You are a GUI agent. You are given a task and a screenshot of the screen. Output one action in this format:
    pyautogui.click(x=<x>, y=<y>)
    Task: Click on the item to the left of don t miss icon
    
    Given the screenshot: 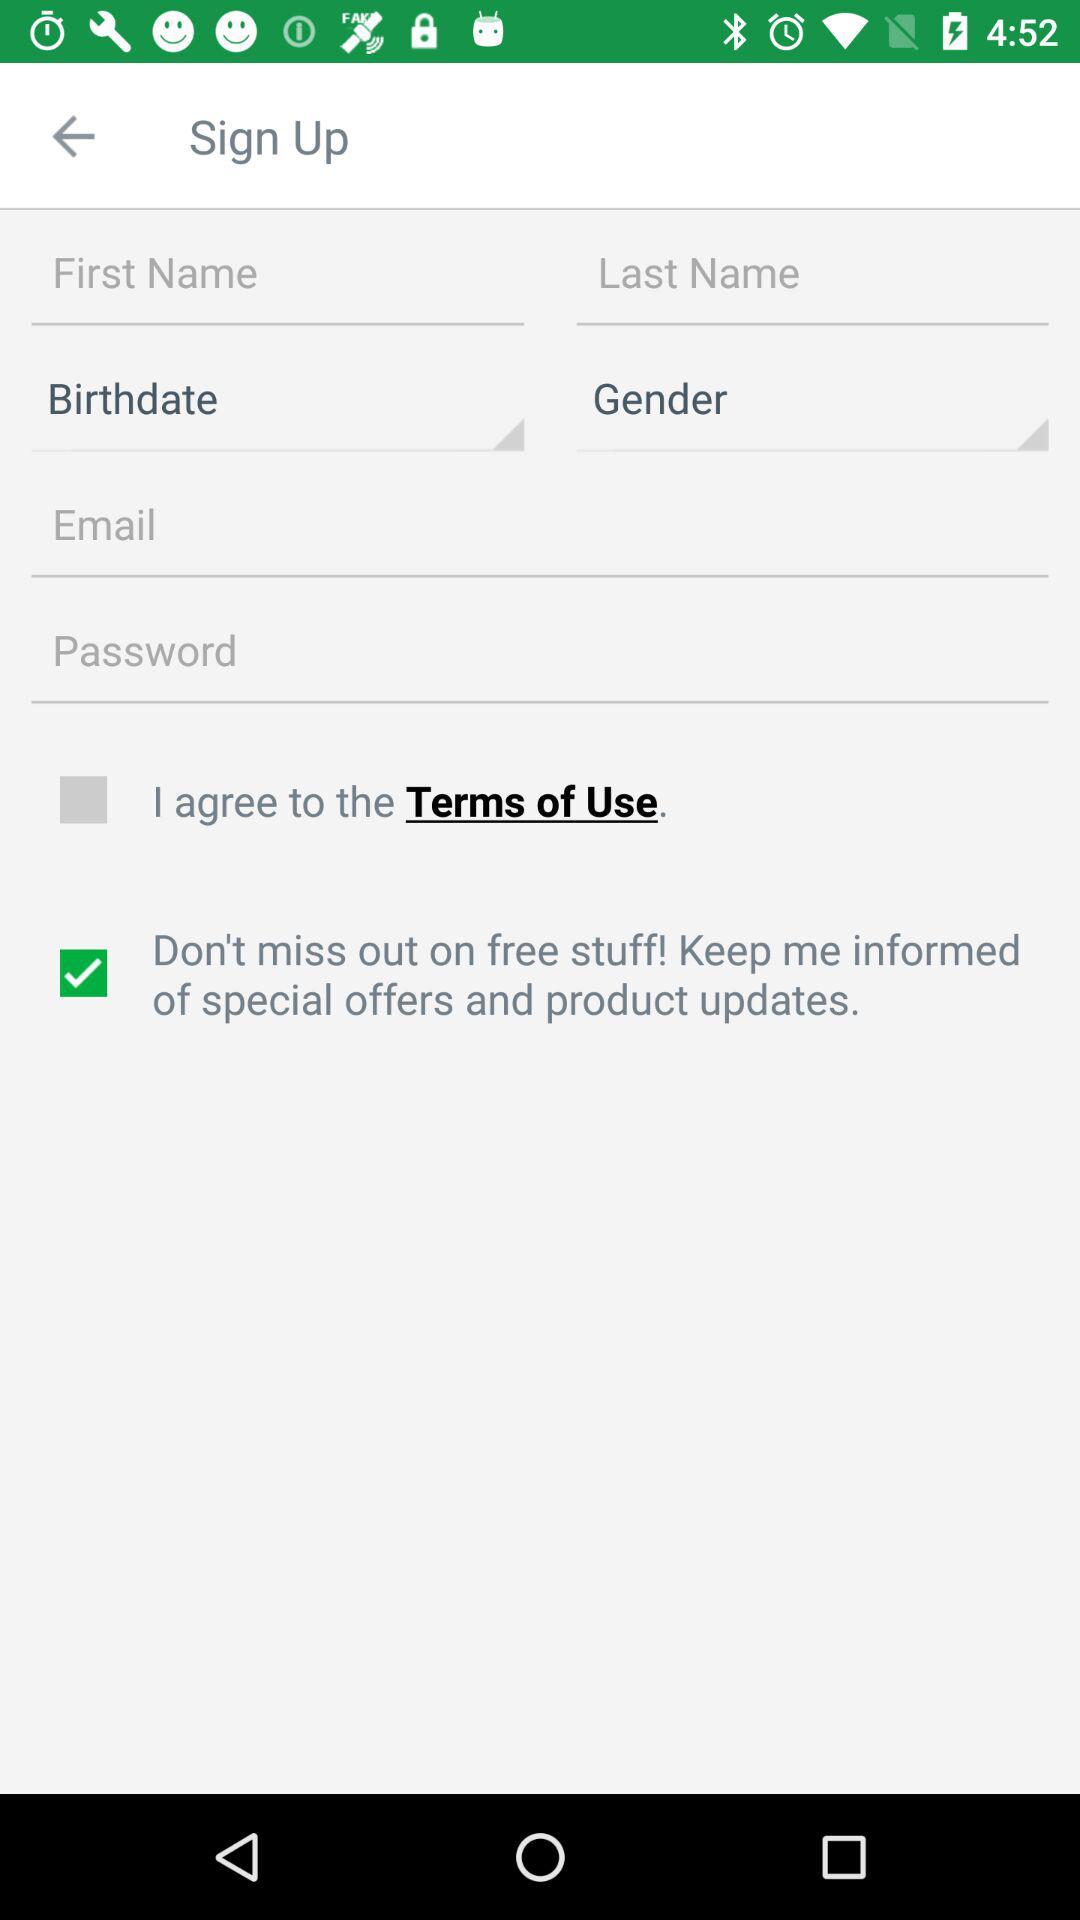 What is the action you would take?
    pyautogui.click(x=85, y=973)
    